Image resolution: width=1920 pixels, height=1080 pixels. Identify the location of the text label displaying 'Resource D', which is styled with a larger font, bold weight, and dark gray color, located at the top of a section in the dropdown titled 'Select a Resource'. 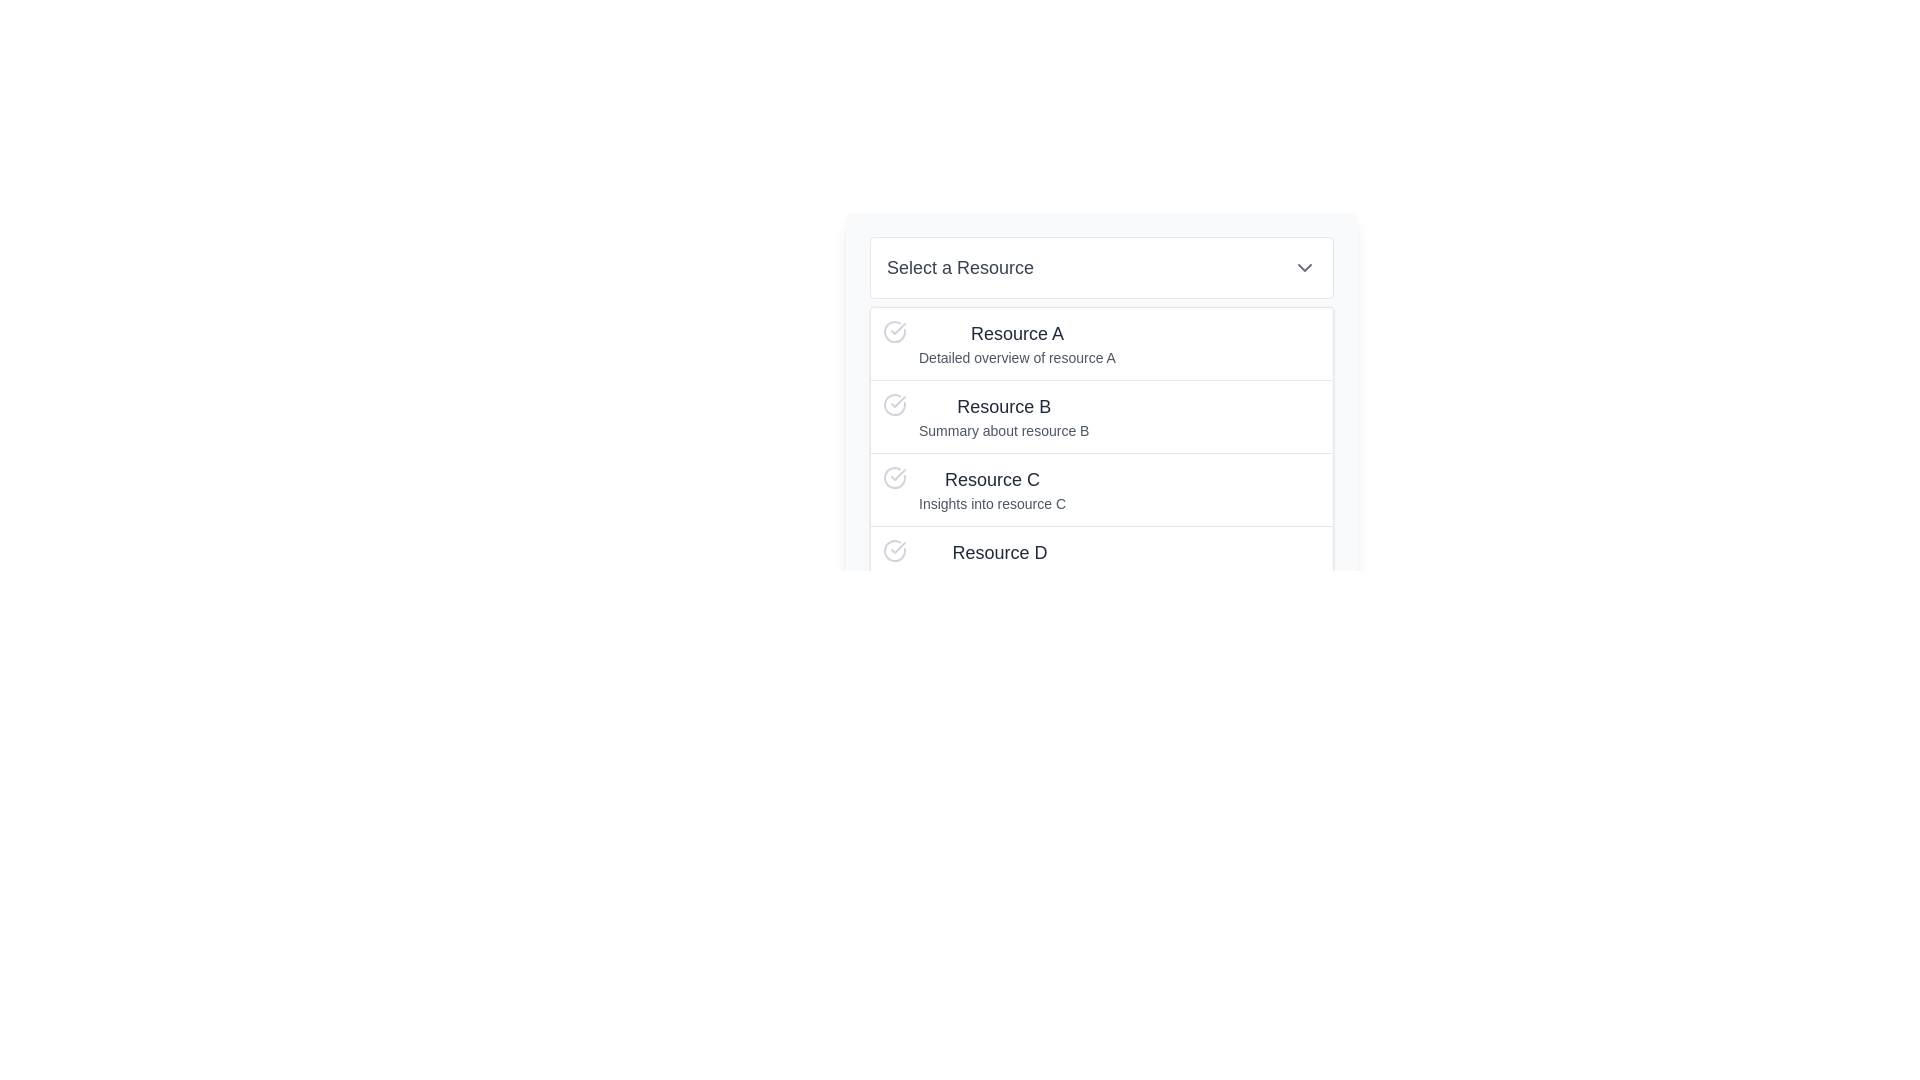
(999, 552).